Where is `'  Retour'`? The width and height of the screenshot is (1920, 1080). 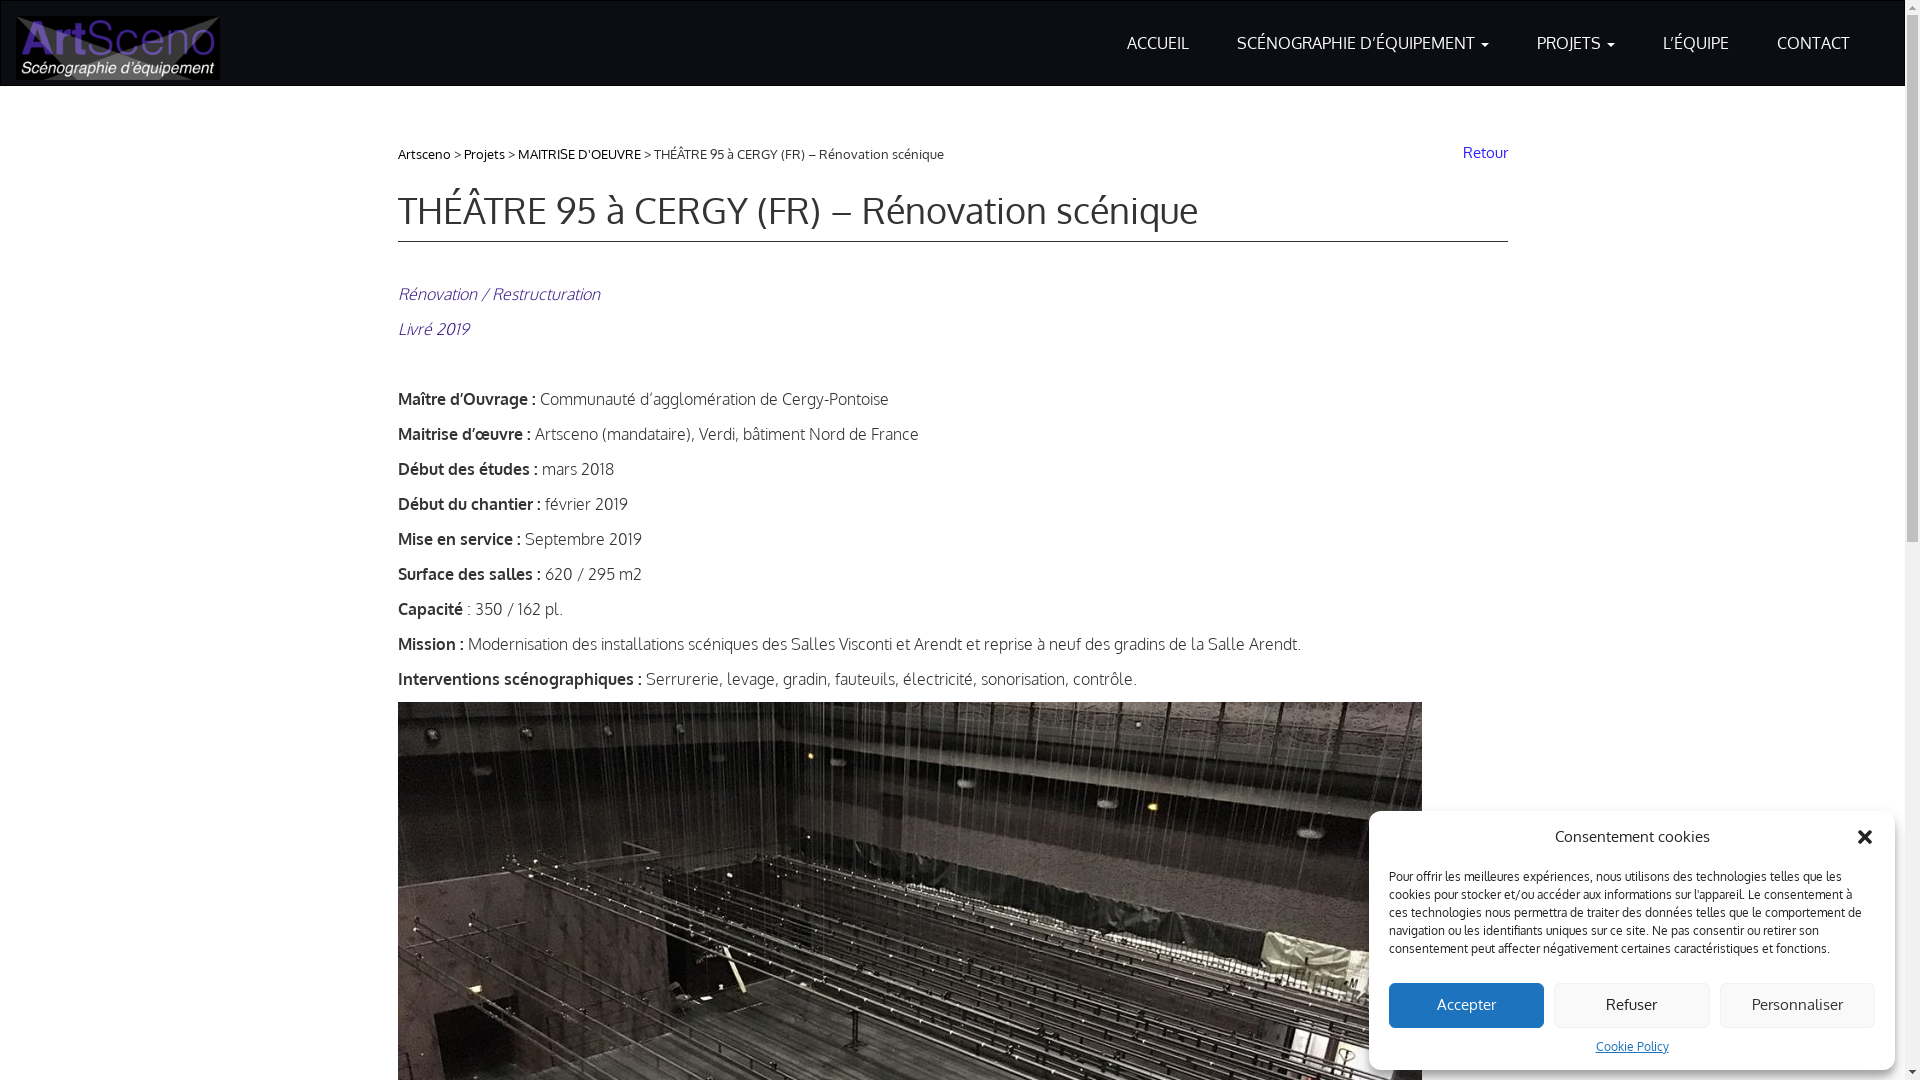
'  Retour' is located at coordinates (1480, 151).